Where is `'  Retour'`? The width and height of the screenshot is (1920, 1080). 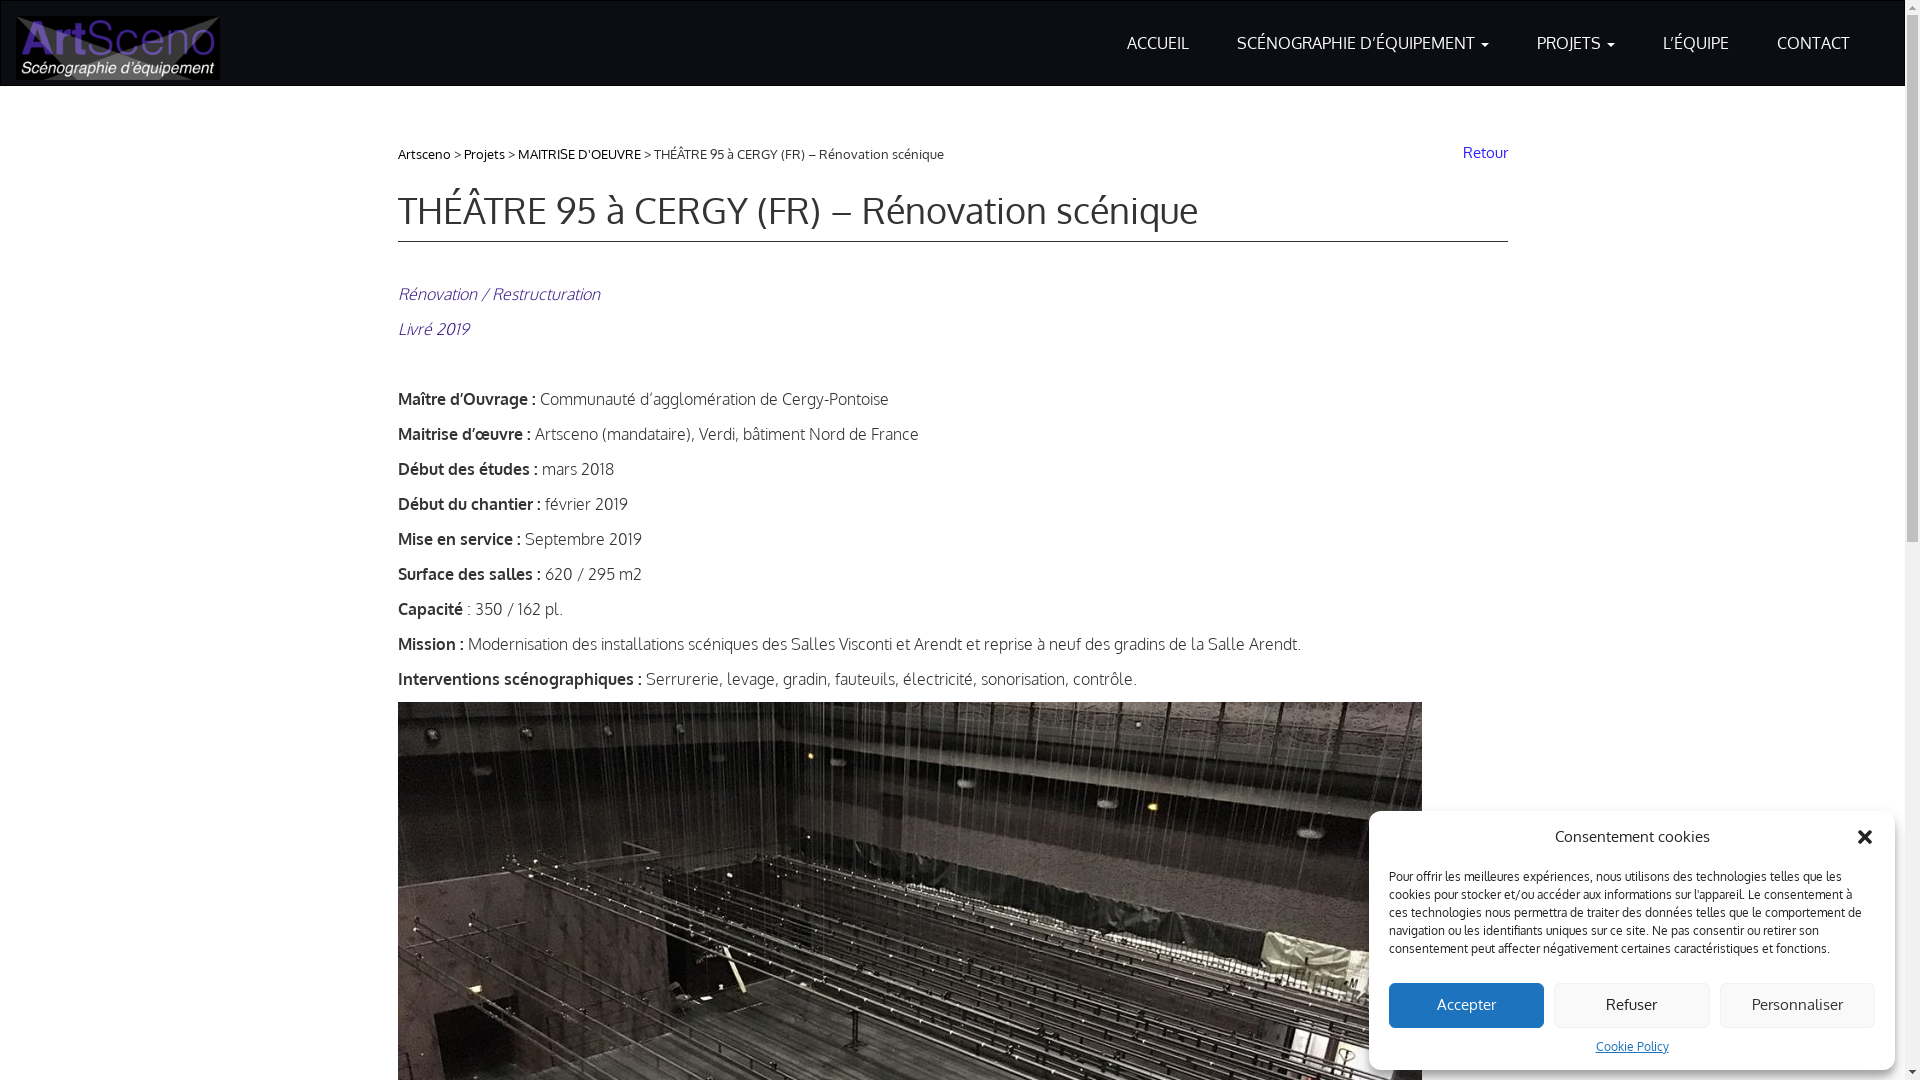
'  Retour' is located at coordinates (1480, 151).